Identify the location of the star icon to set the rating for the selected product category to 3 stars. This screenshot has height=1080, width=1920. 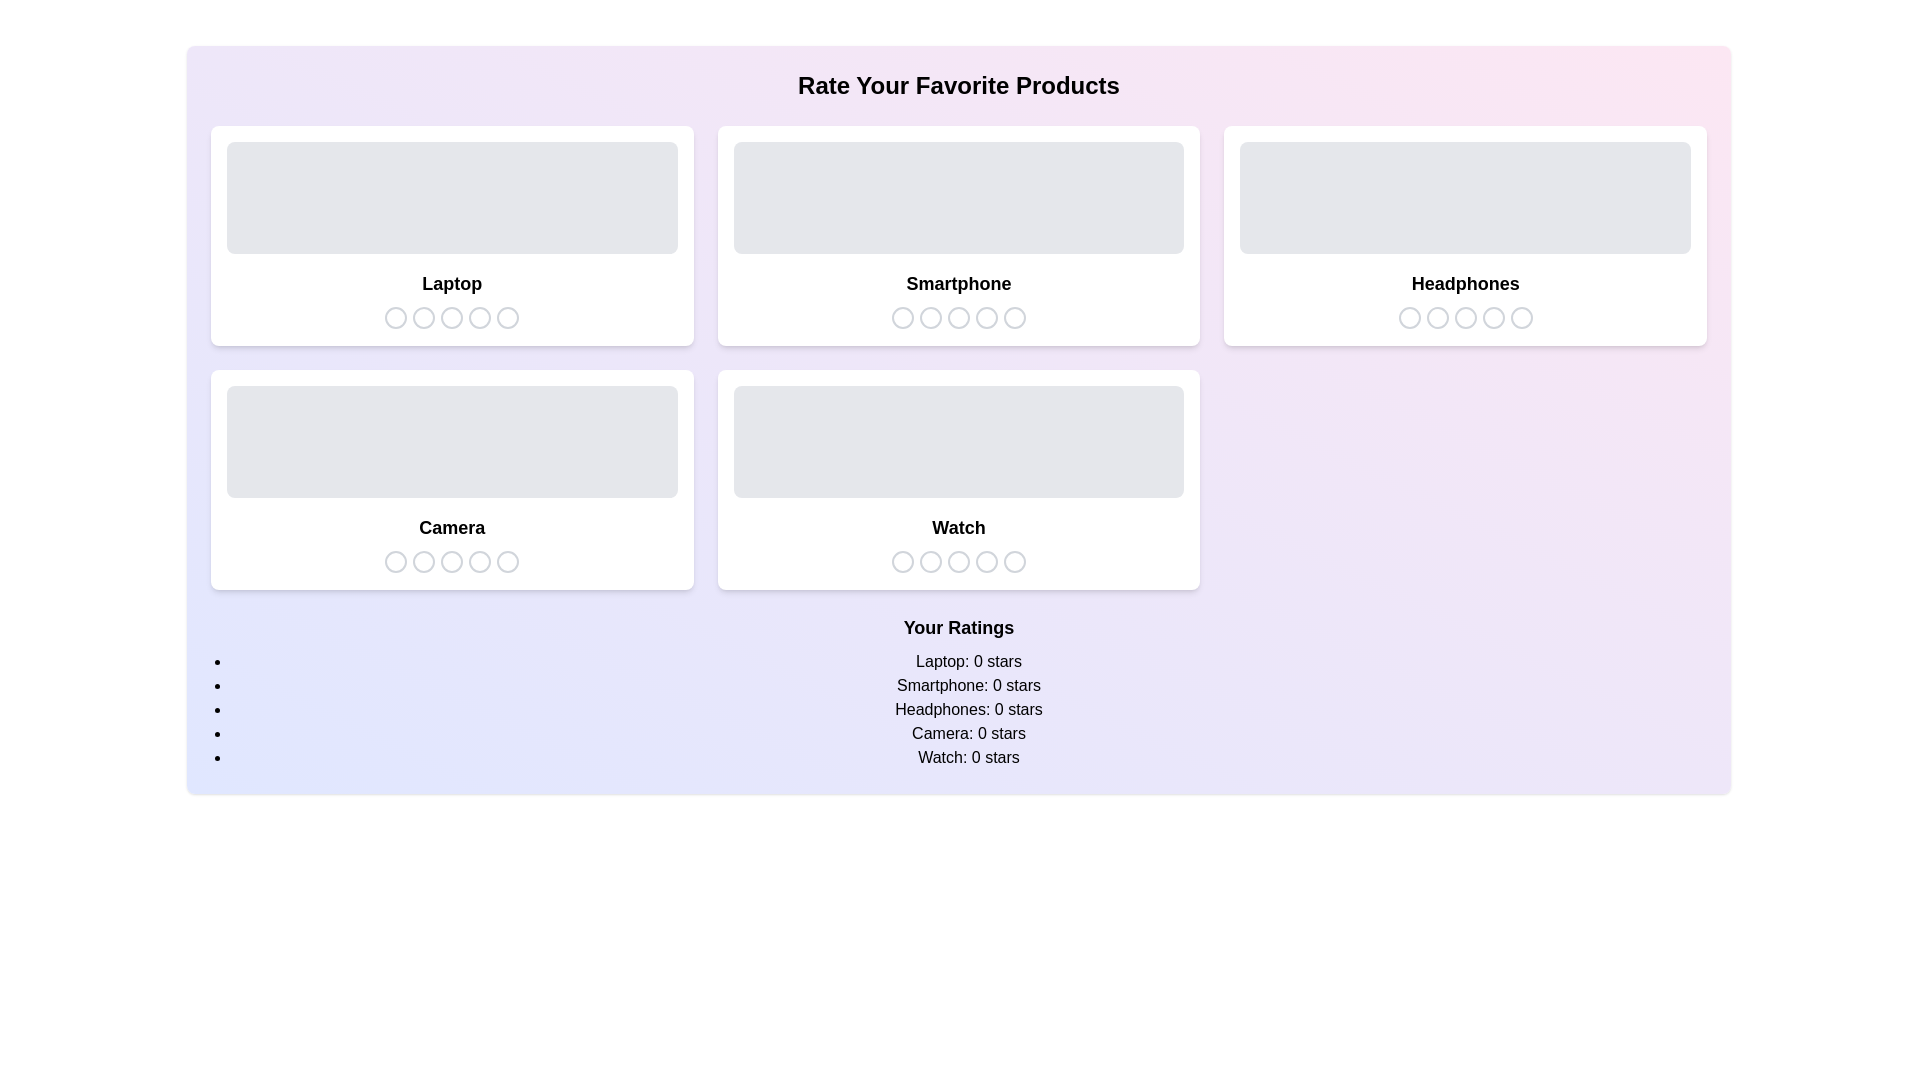
(451, 316).